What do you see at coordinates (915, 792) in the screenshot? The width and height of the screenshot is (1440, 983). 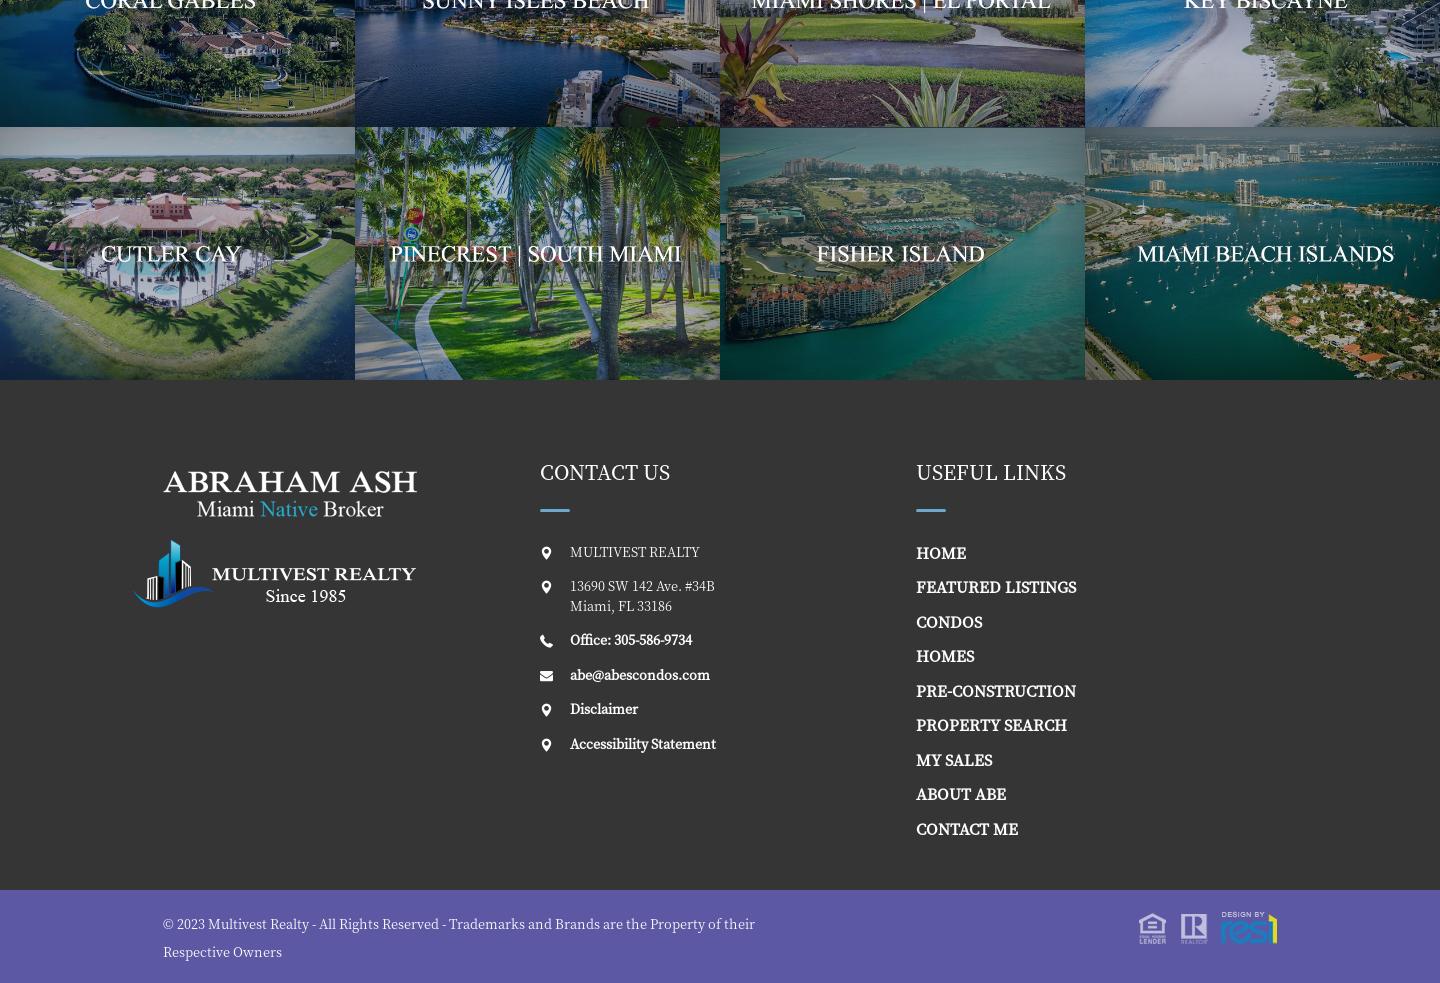 I see `'About Abe'` at bounding box center [915, 792].